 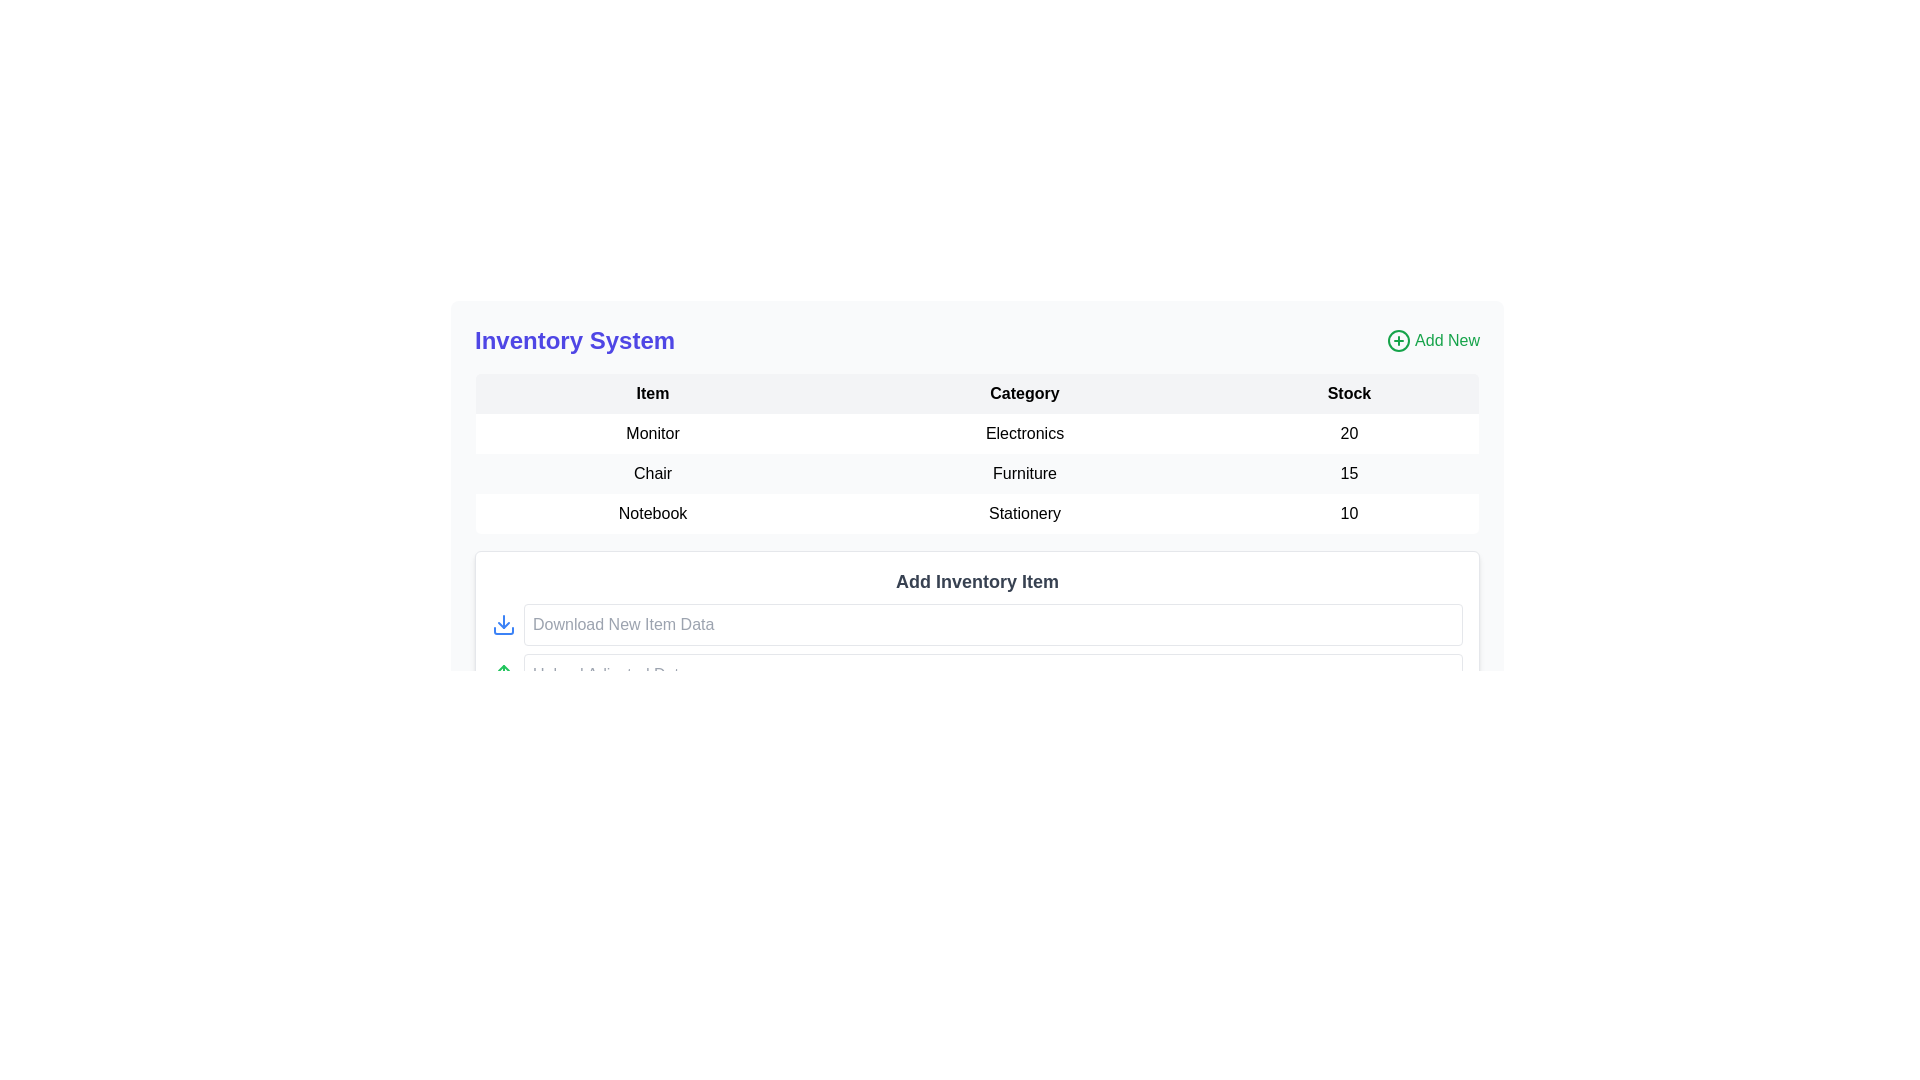 What do you see at coordinates (977, 474) in the screenshot?
I see `the table row containing 'Chair', 'Furniture', and '15' in the 'Inventory System' interface, positioned between 'Monitor Electronics 20' and 'Notebook Stationery 10'` at bounding box center [977, 474].